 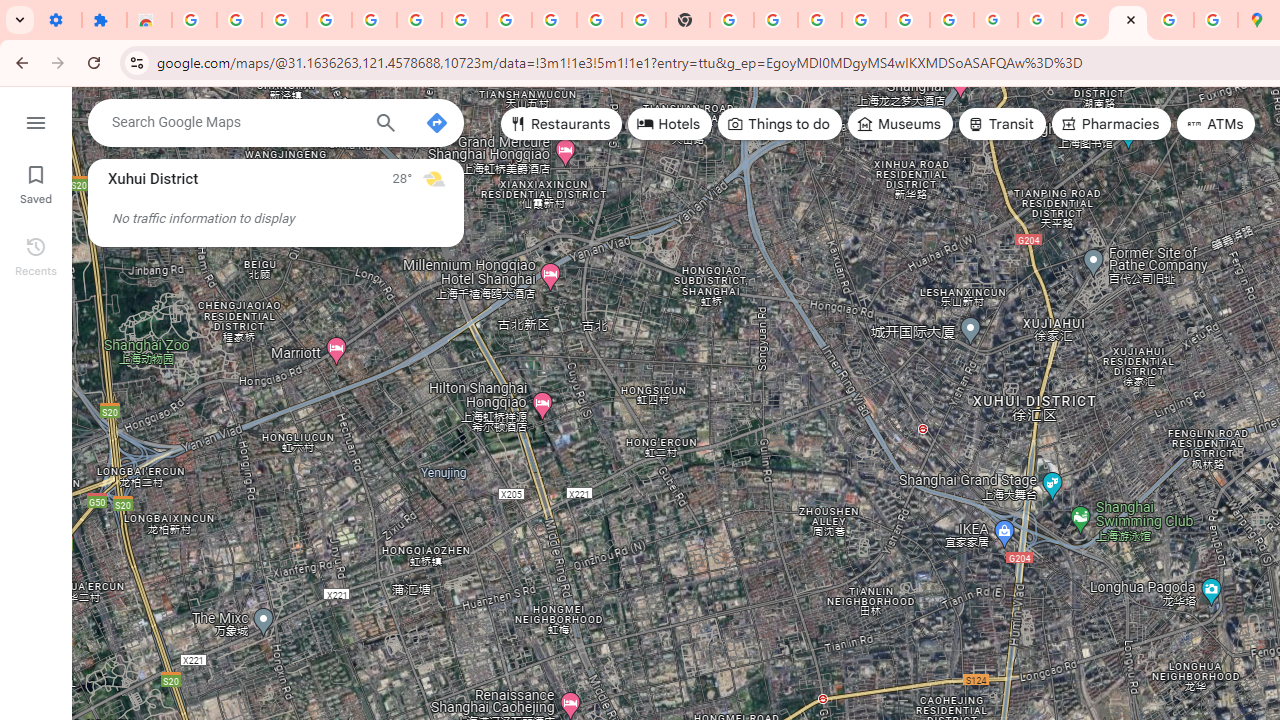 I want to click on 'Sign in - Google Accounts', so click(x=194, y=20).